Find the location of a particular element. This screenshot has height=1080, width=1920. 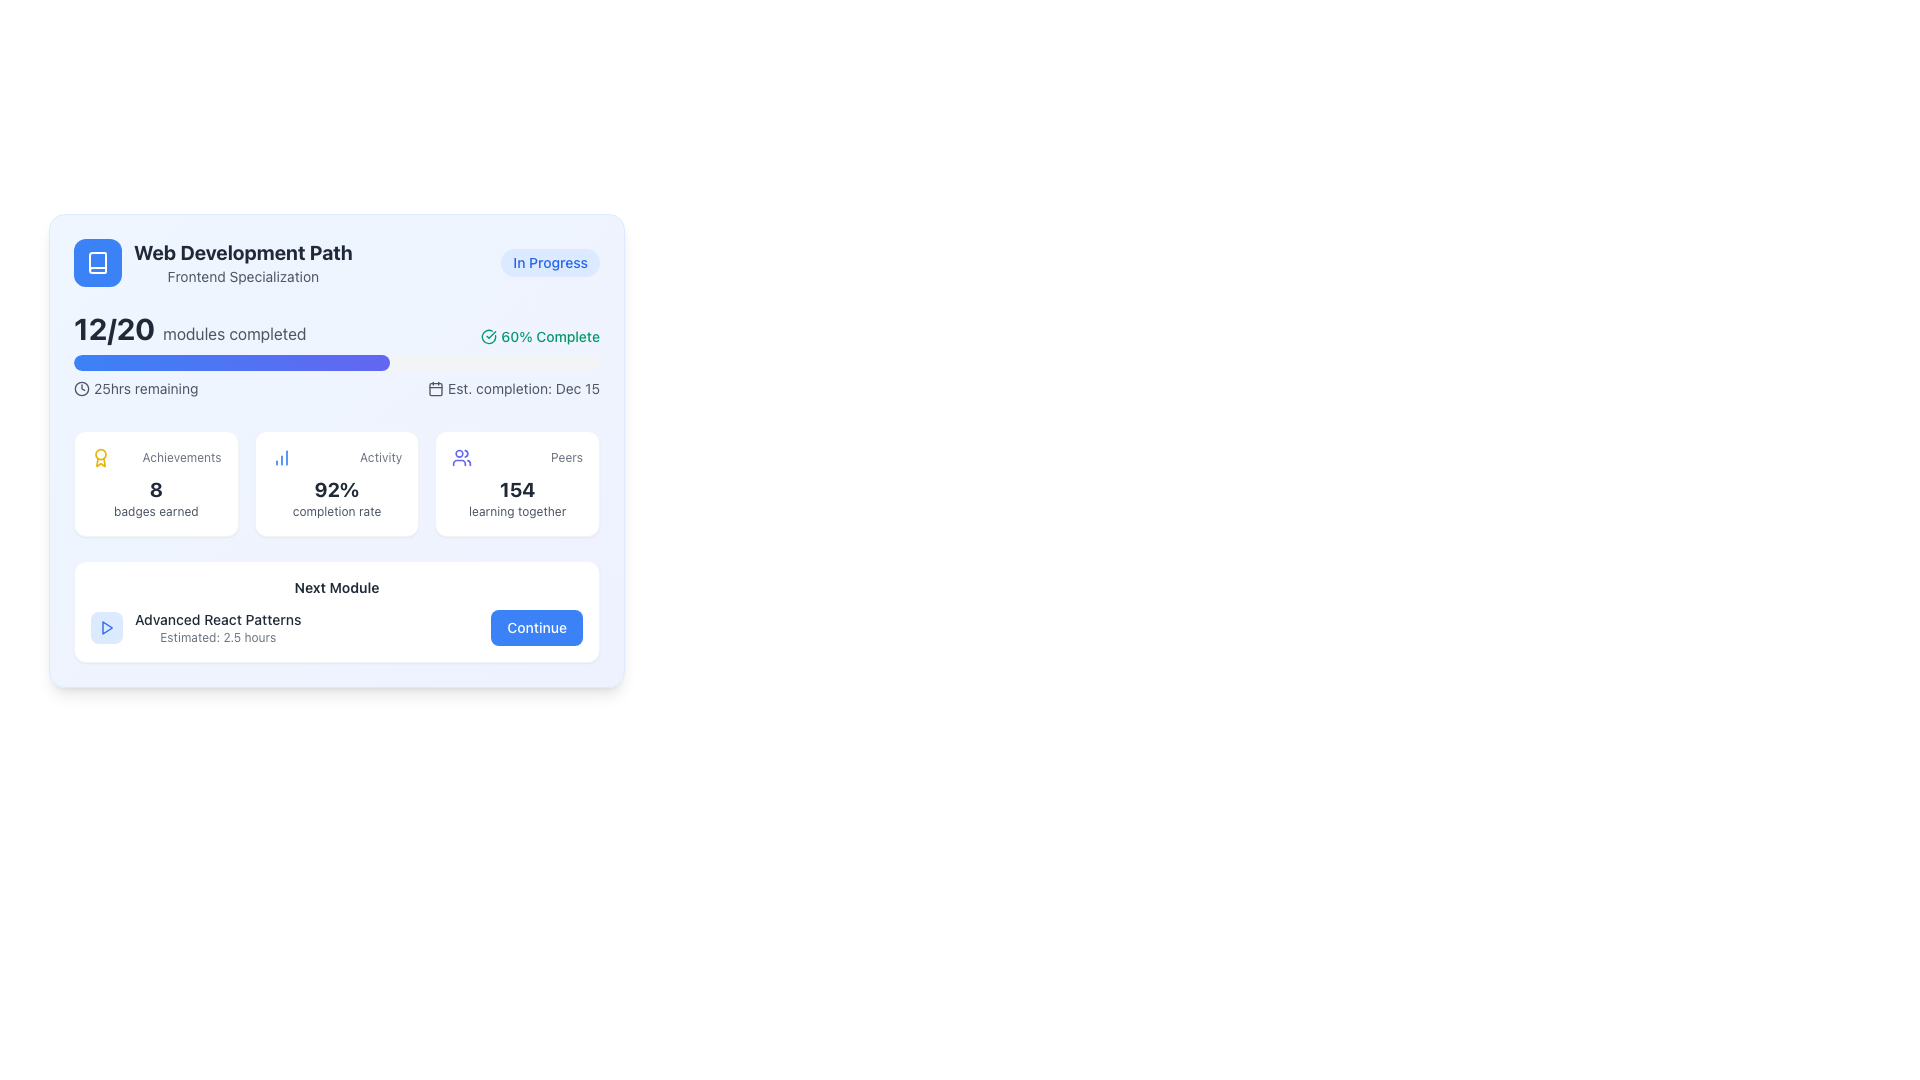

the icon representing the 'Advanced React Patterns' module, located in the lower section of the interface within the 'Next Module' section, to the left of the text 'Advanced React Patterns' is located at coordinates (105, 627).